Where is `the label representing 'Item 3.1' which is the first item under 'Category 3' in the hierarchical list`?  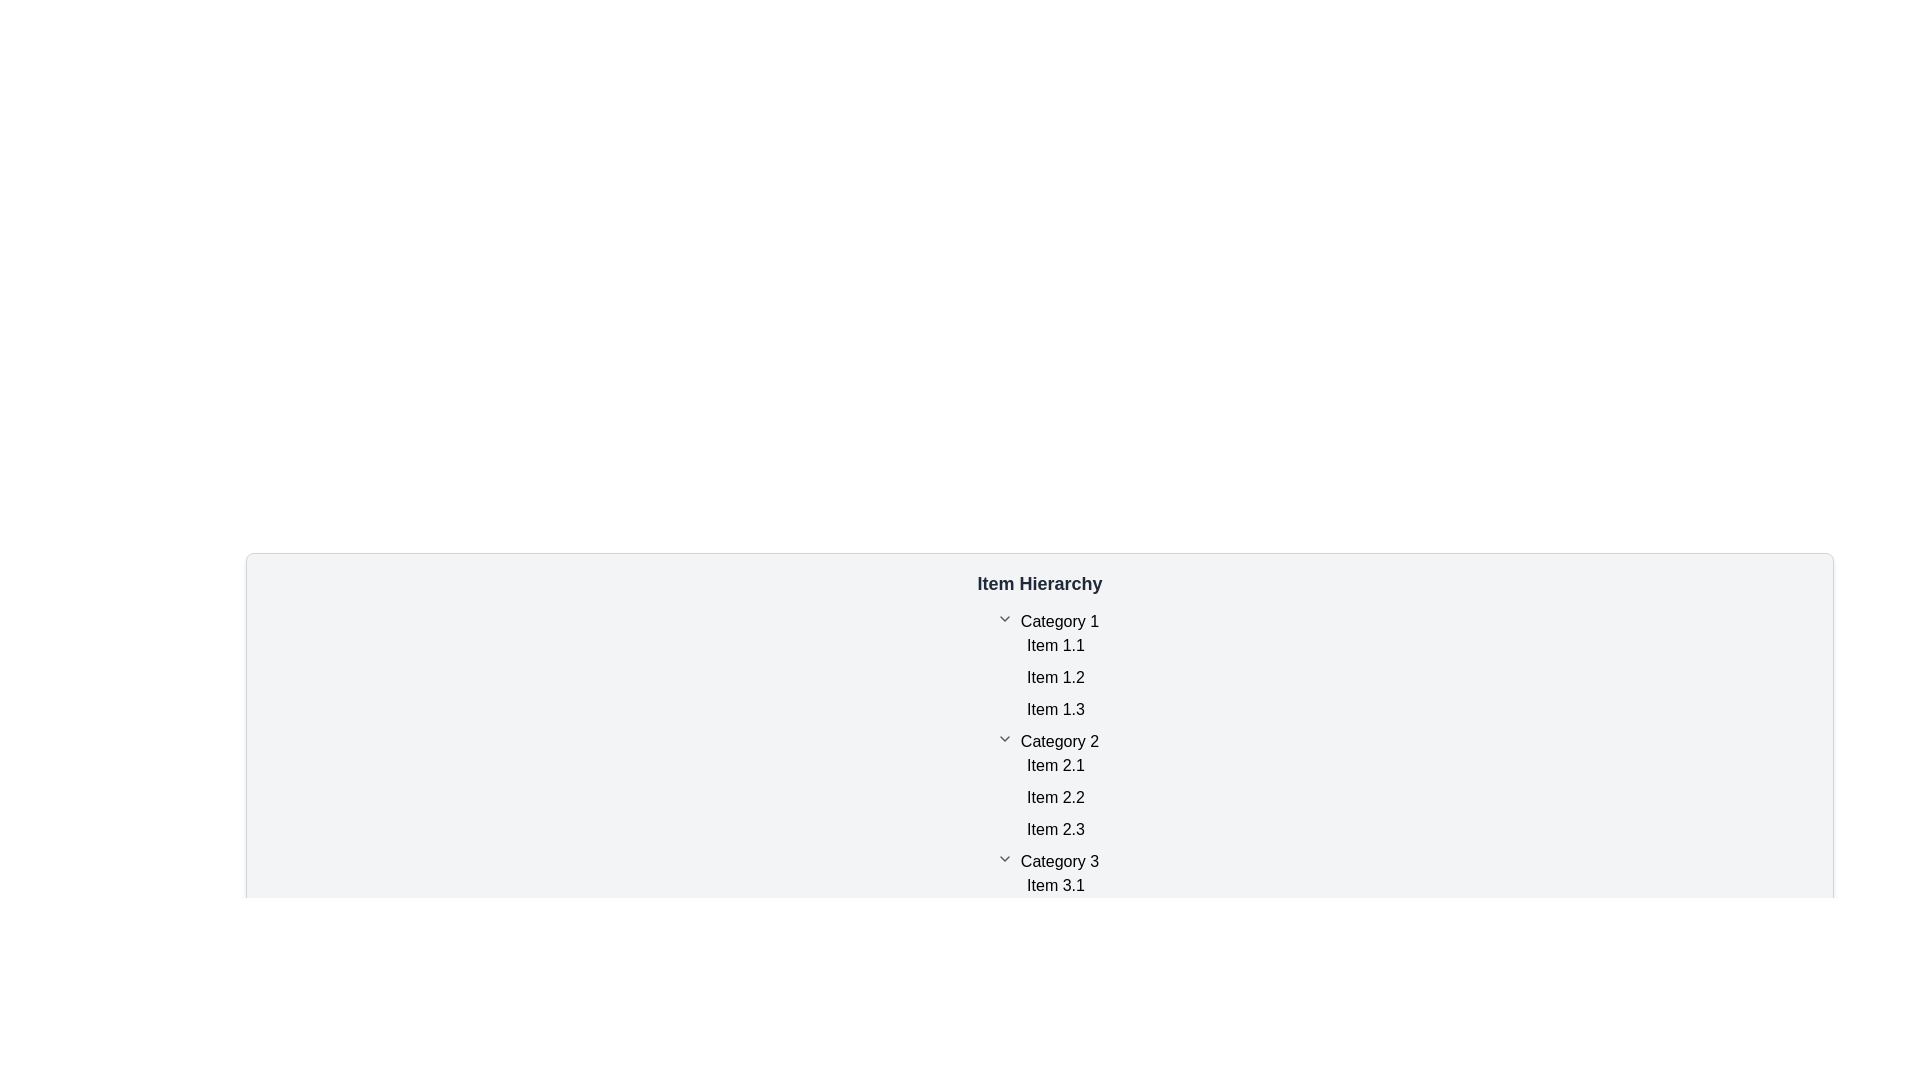
the label representing 'Item 3.1' which is the first item under 'Category 3' in the hierarchical list is located at coordinates (1055, 884).